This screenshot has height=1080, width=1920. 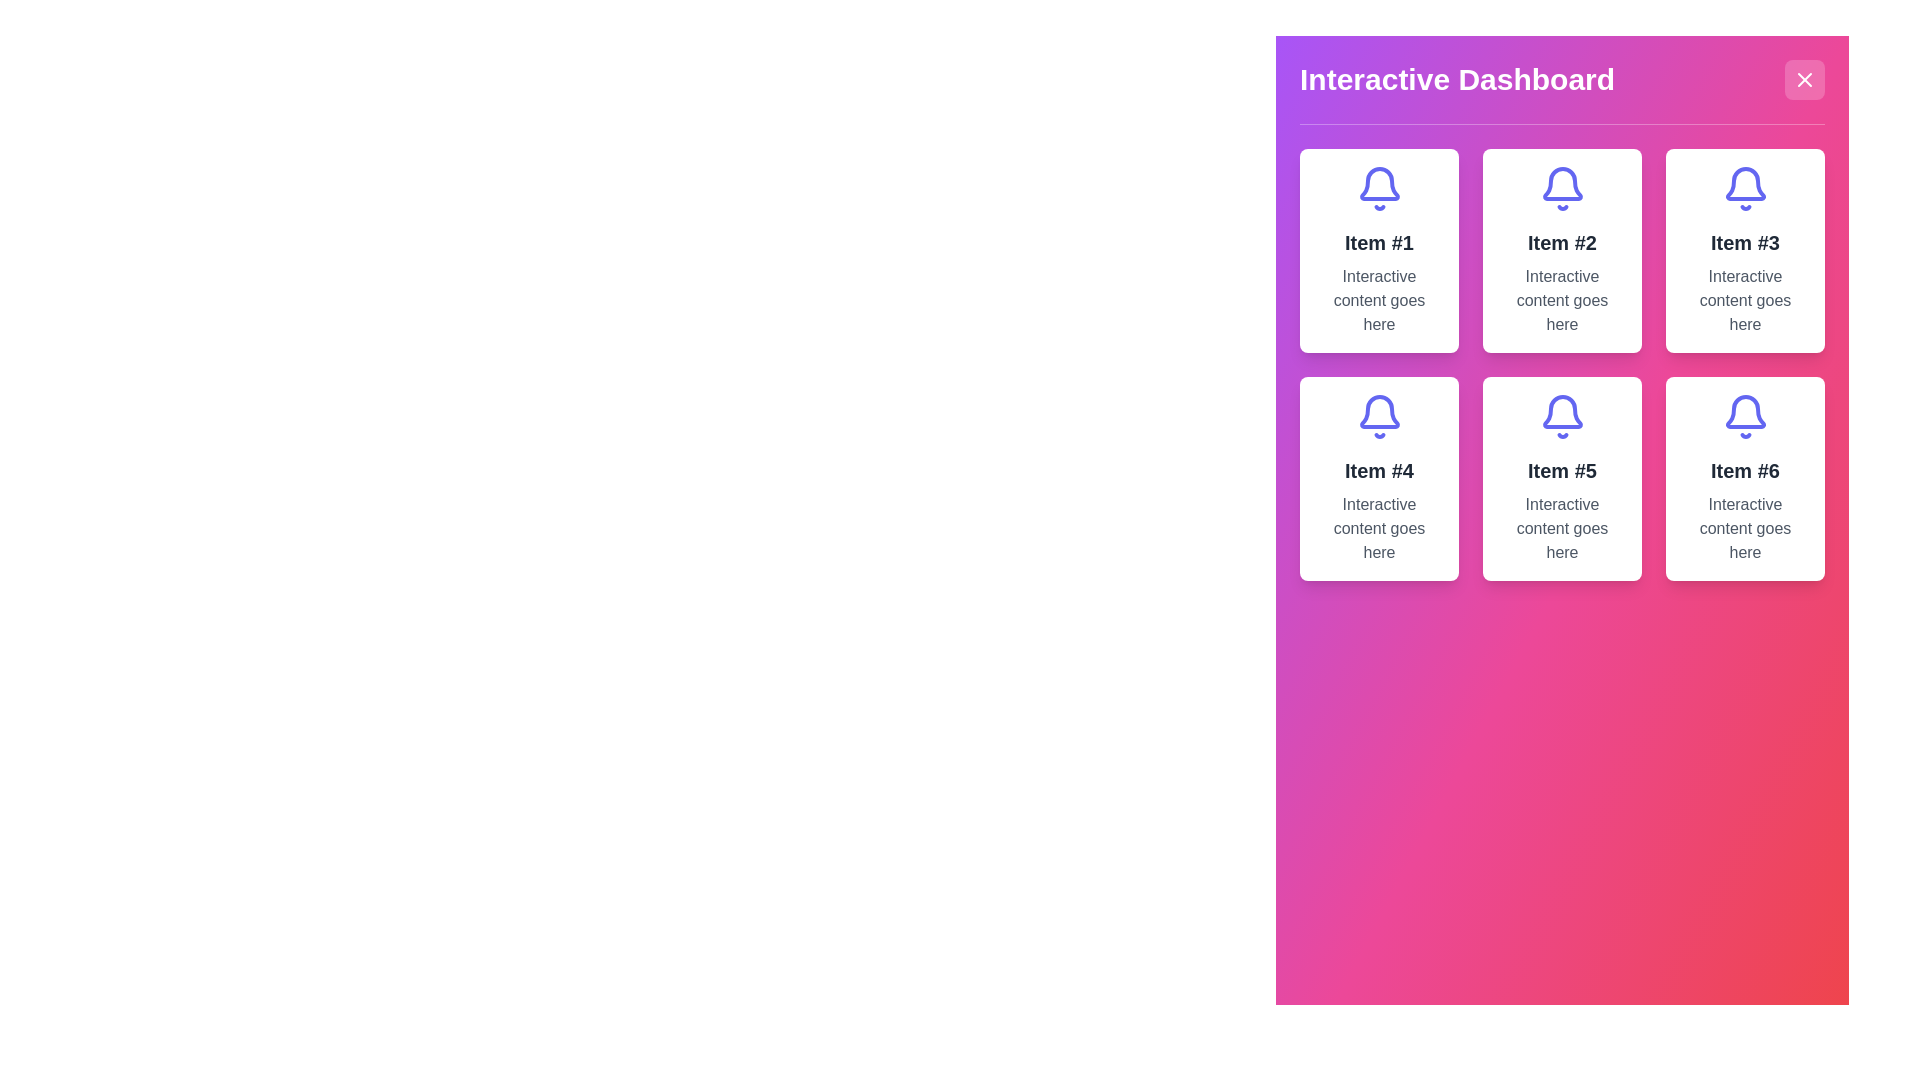 I want to click on the descriptive text block within the card labeled 'Item #1', located at the top-left section of the dashboard, below the title text and the bell icon, so click(x=1378, y=300).